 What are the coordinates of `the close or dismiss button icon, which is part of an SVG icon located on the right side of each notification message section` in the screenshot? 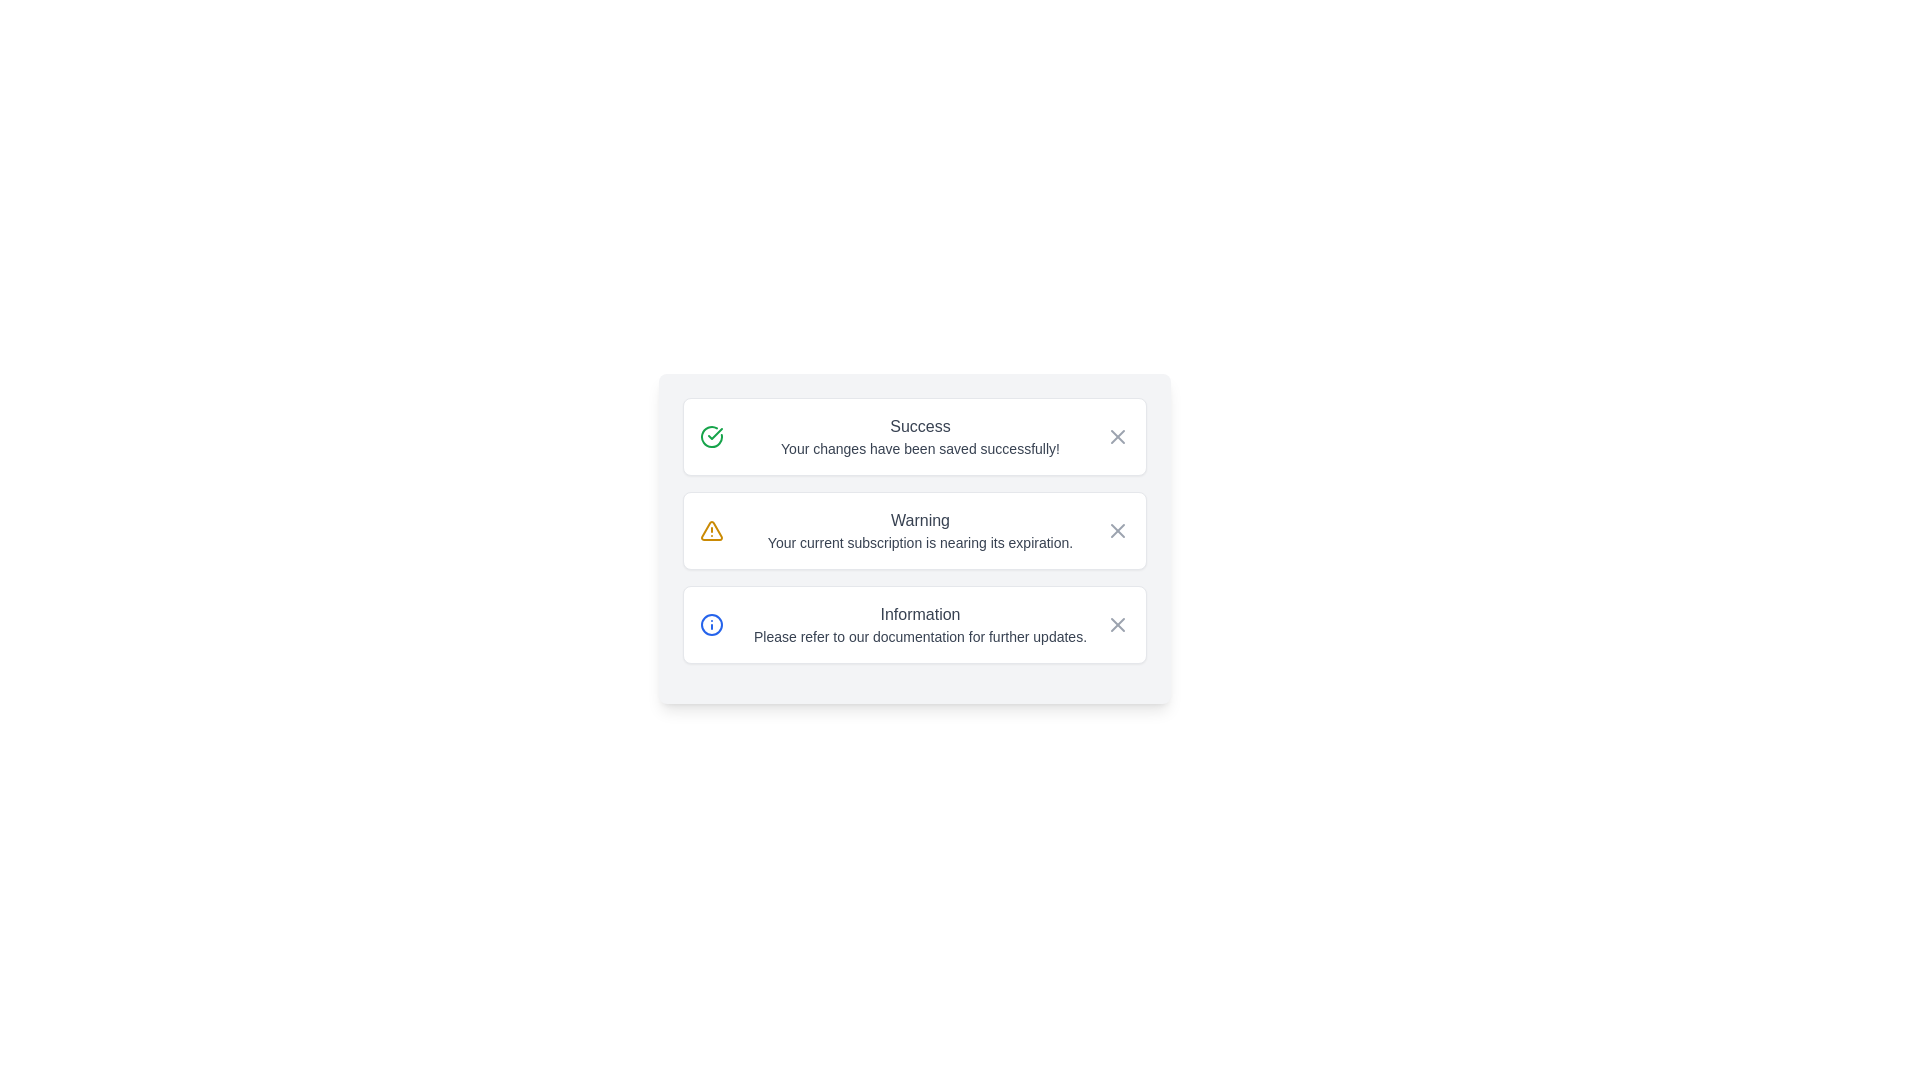 It's located at (1116, 623).